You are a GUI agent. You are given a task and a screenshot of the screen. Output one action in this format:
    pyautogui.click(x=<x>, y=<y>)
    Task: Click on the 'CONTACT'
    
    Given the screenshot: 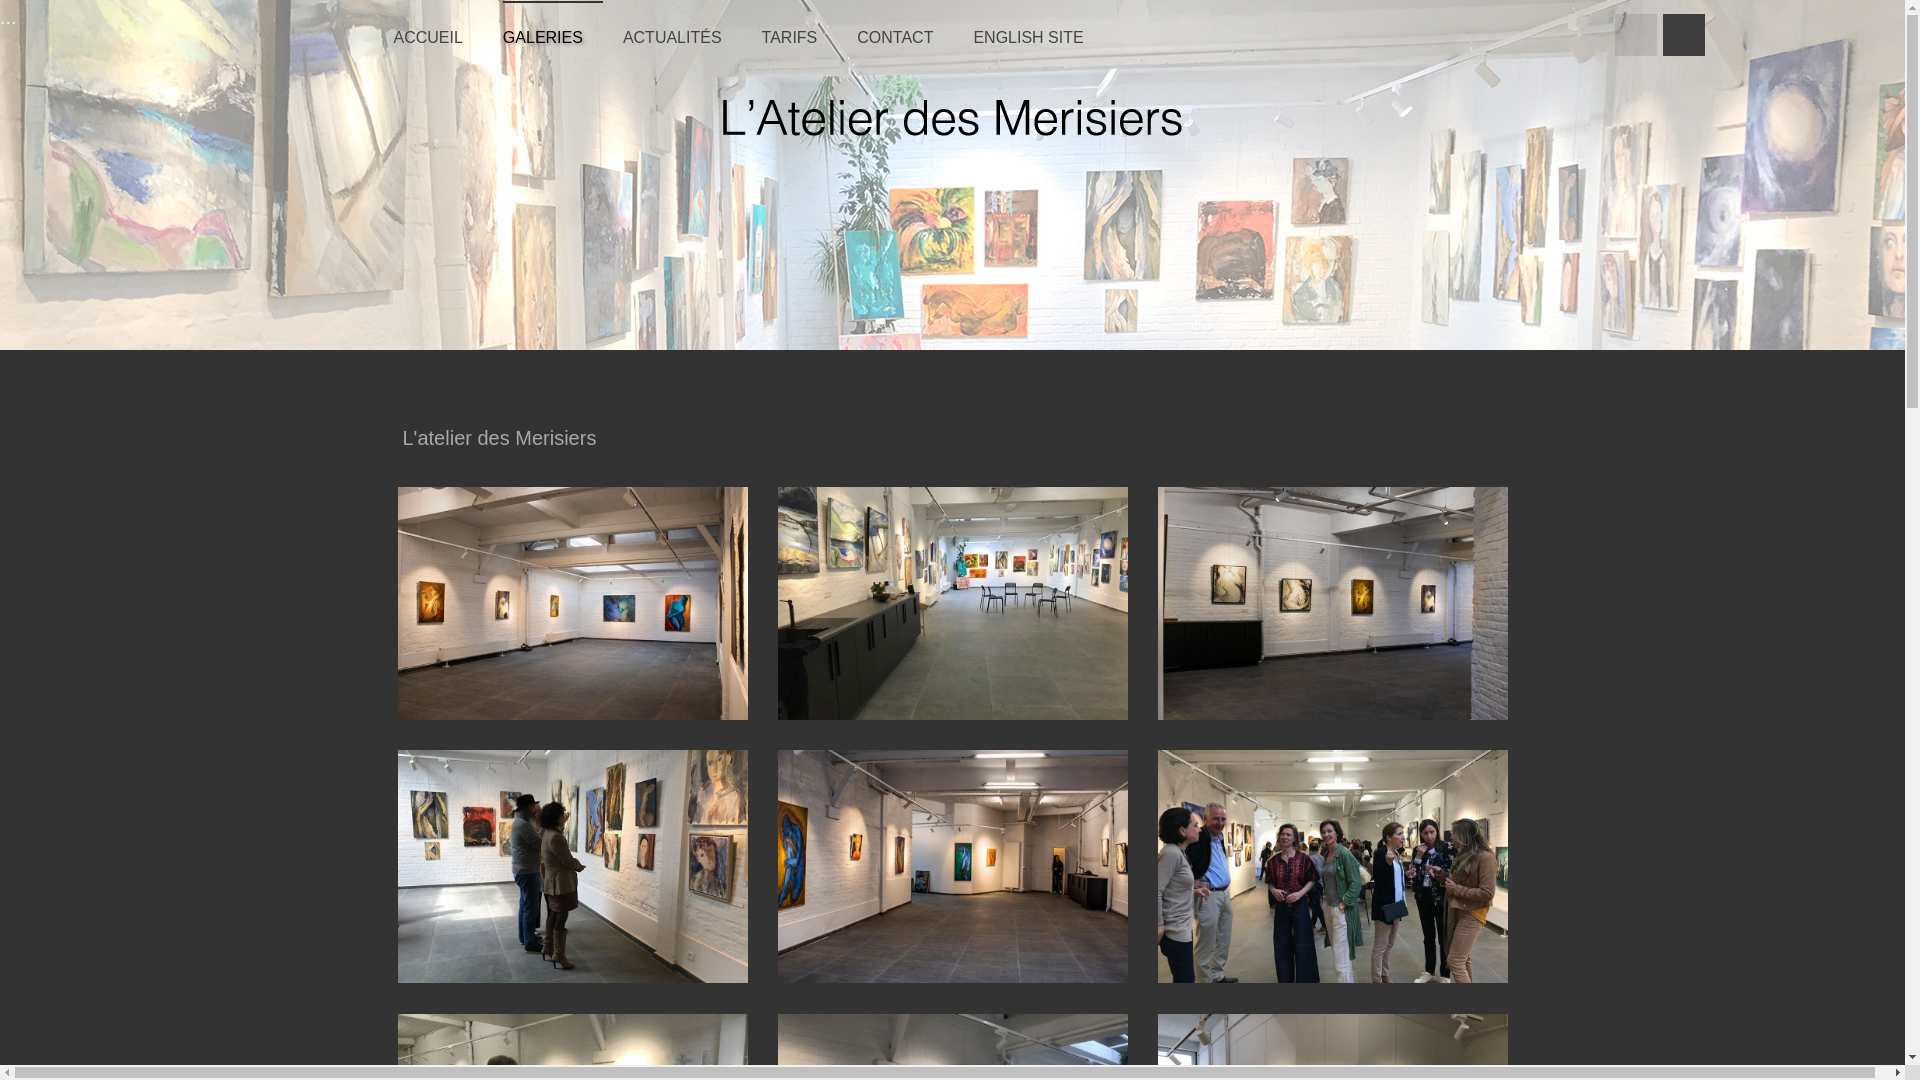 What is the action you would take?
    pyautogui.click(x=904, y=30)
    